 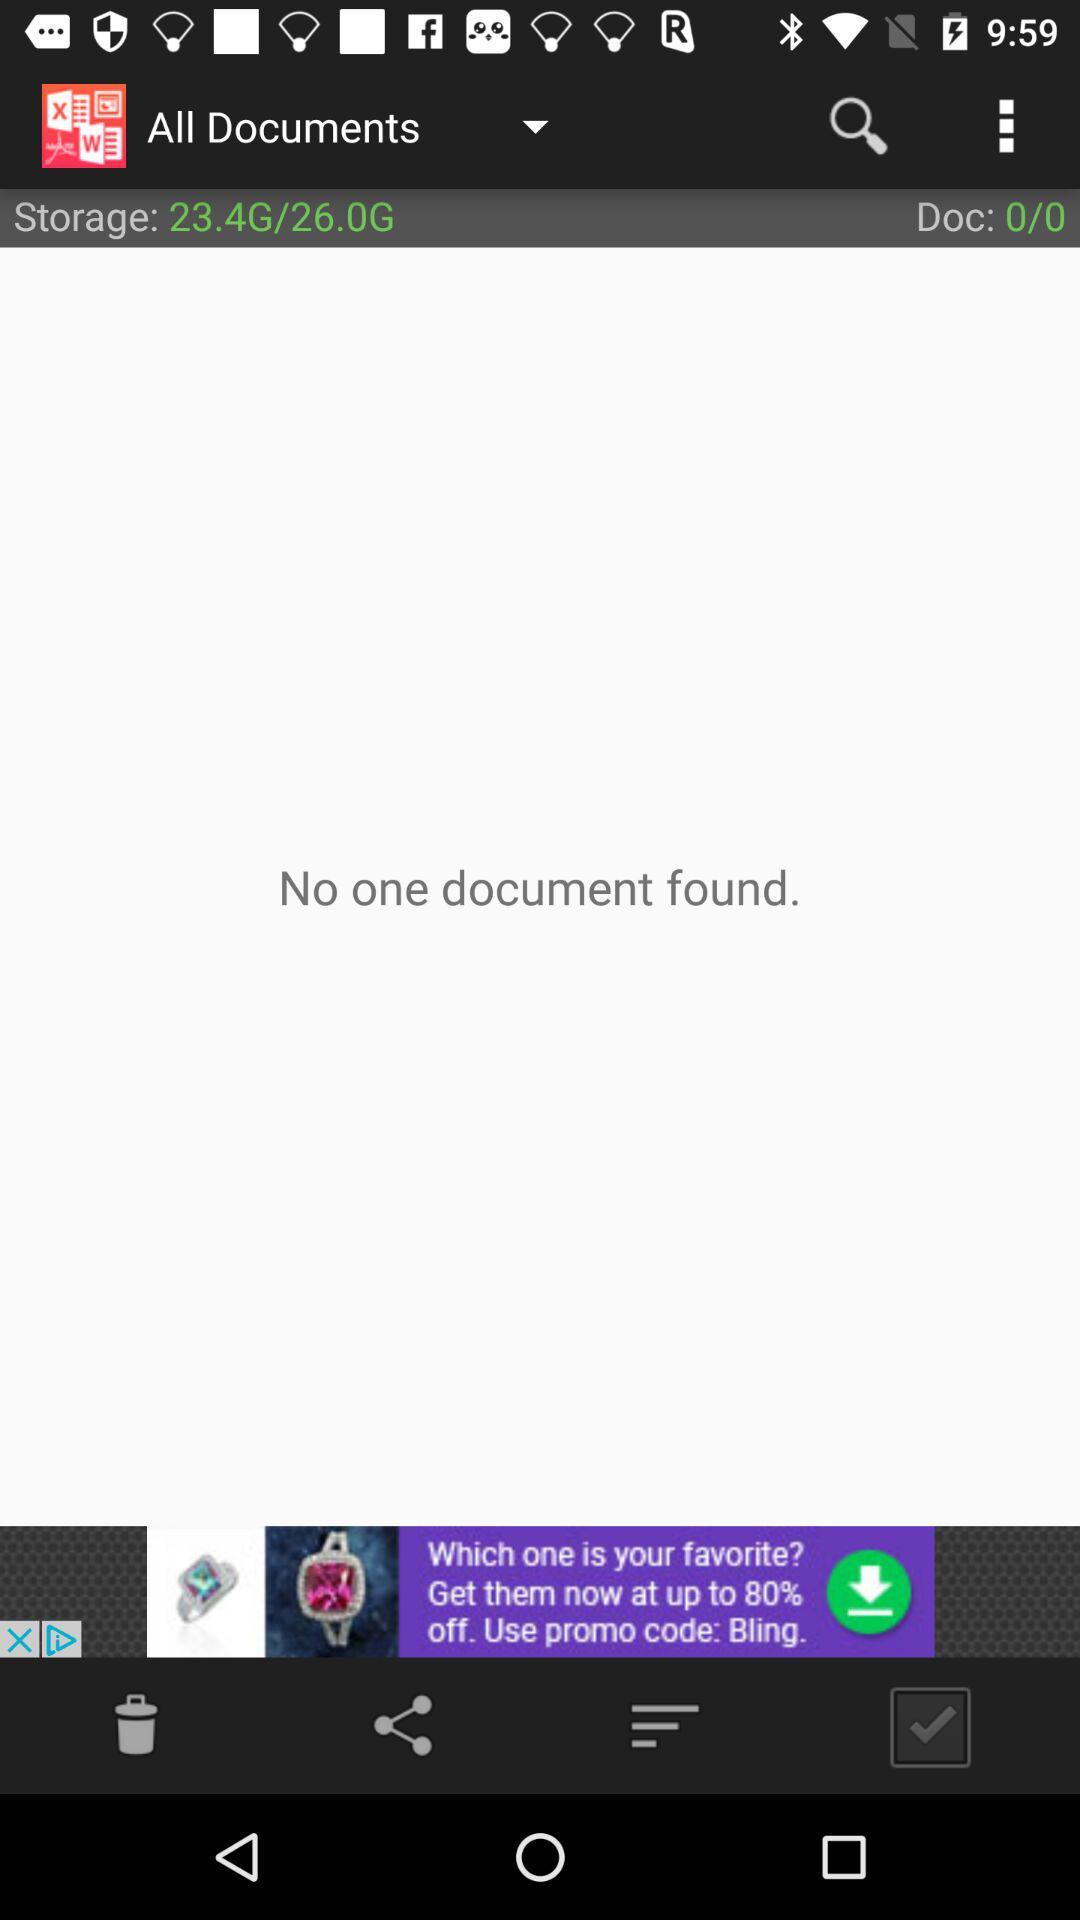 I want to click on delete, so click(x=135, y=1724).